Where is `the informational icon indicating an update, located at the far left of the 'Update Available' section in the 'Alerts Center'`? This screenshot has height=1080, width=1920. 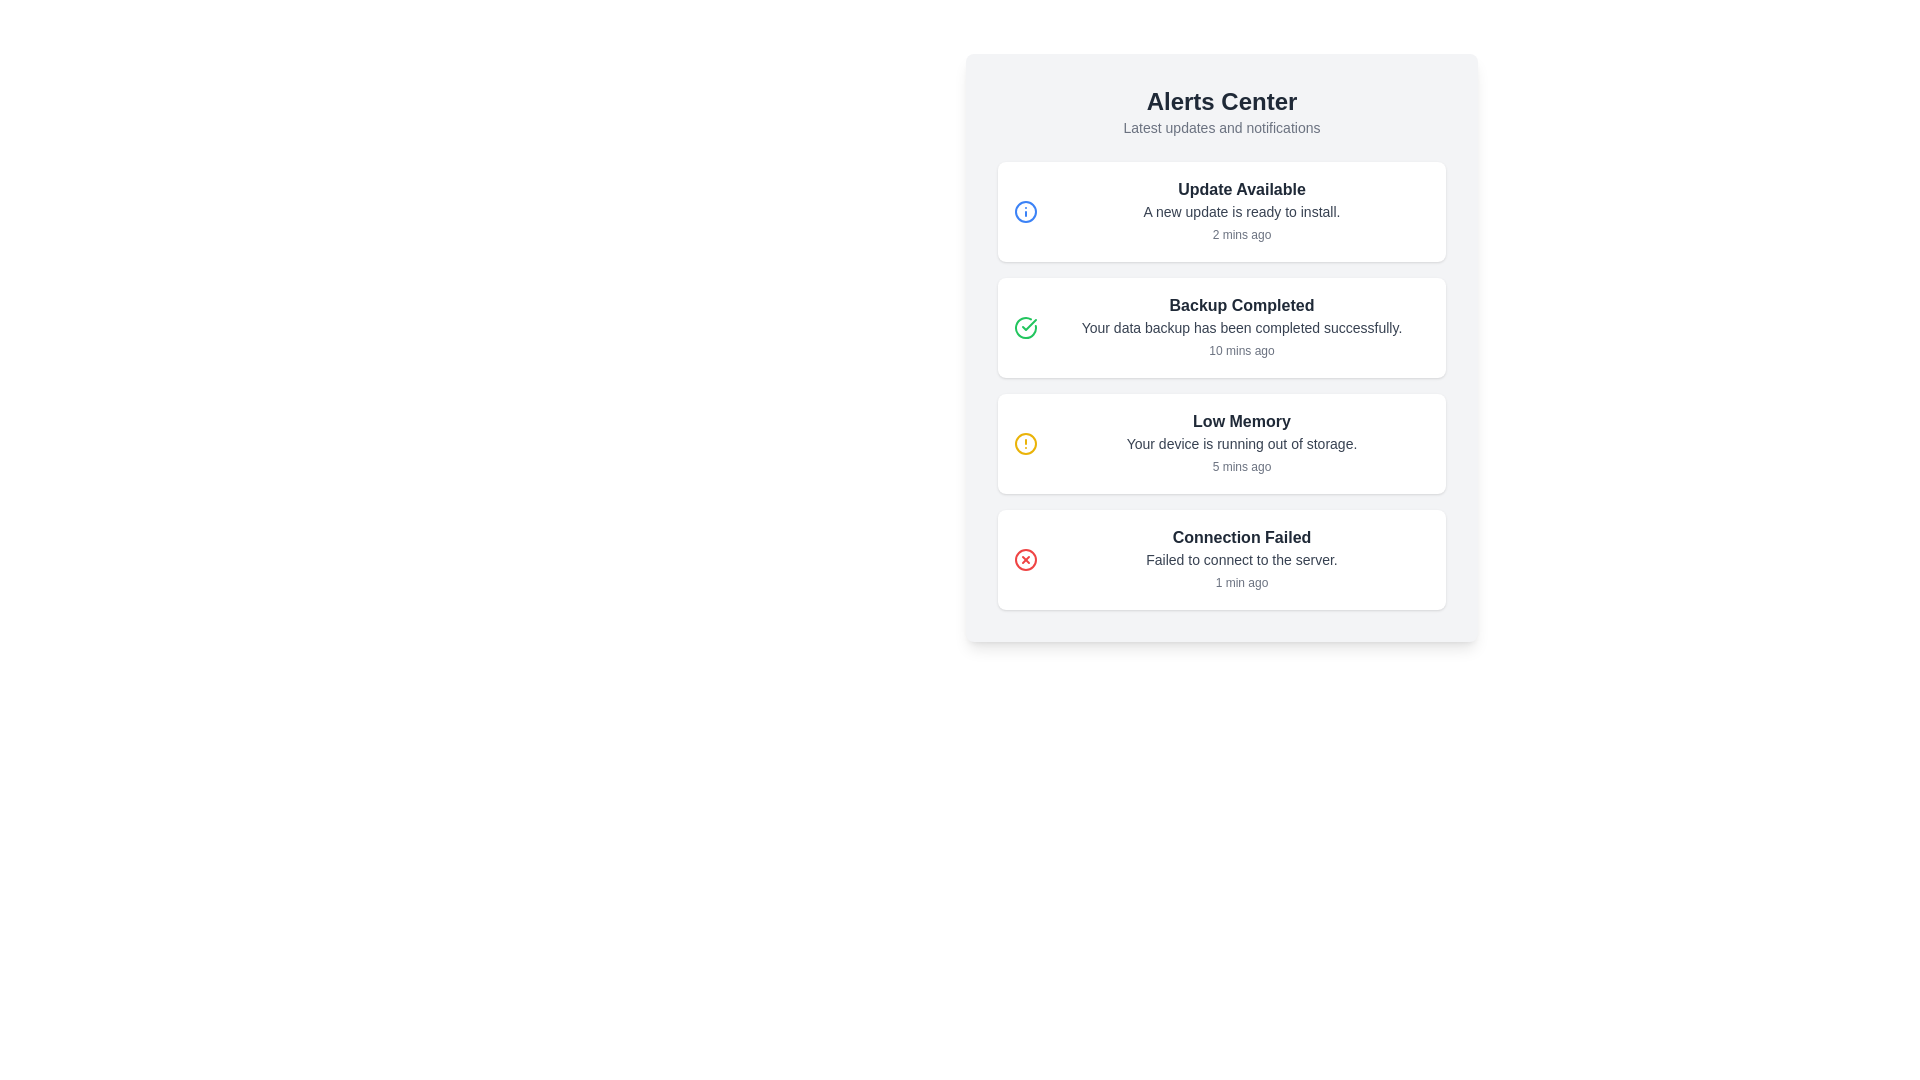
the informational icon indicating an update, located at the far left of the 'Update Available' section in the 'Alerts Center' is located at coordinates (1026, 212).